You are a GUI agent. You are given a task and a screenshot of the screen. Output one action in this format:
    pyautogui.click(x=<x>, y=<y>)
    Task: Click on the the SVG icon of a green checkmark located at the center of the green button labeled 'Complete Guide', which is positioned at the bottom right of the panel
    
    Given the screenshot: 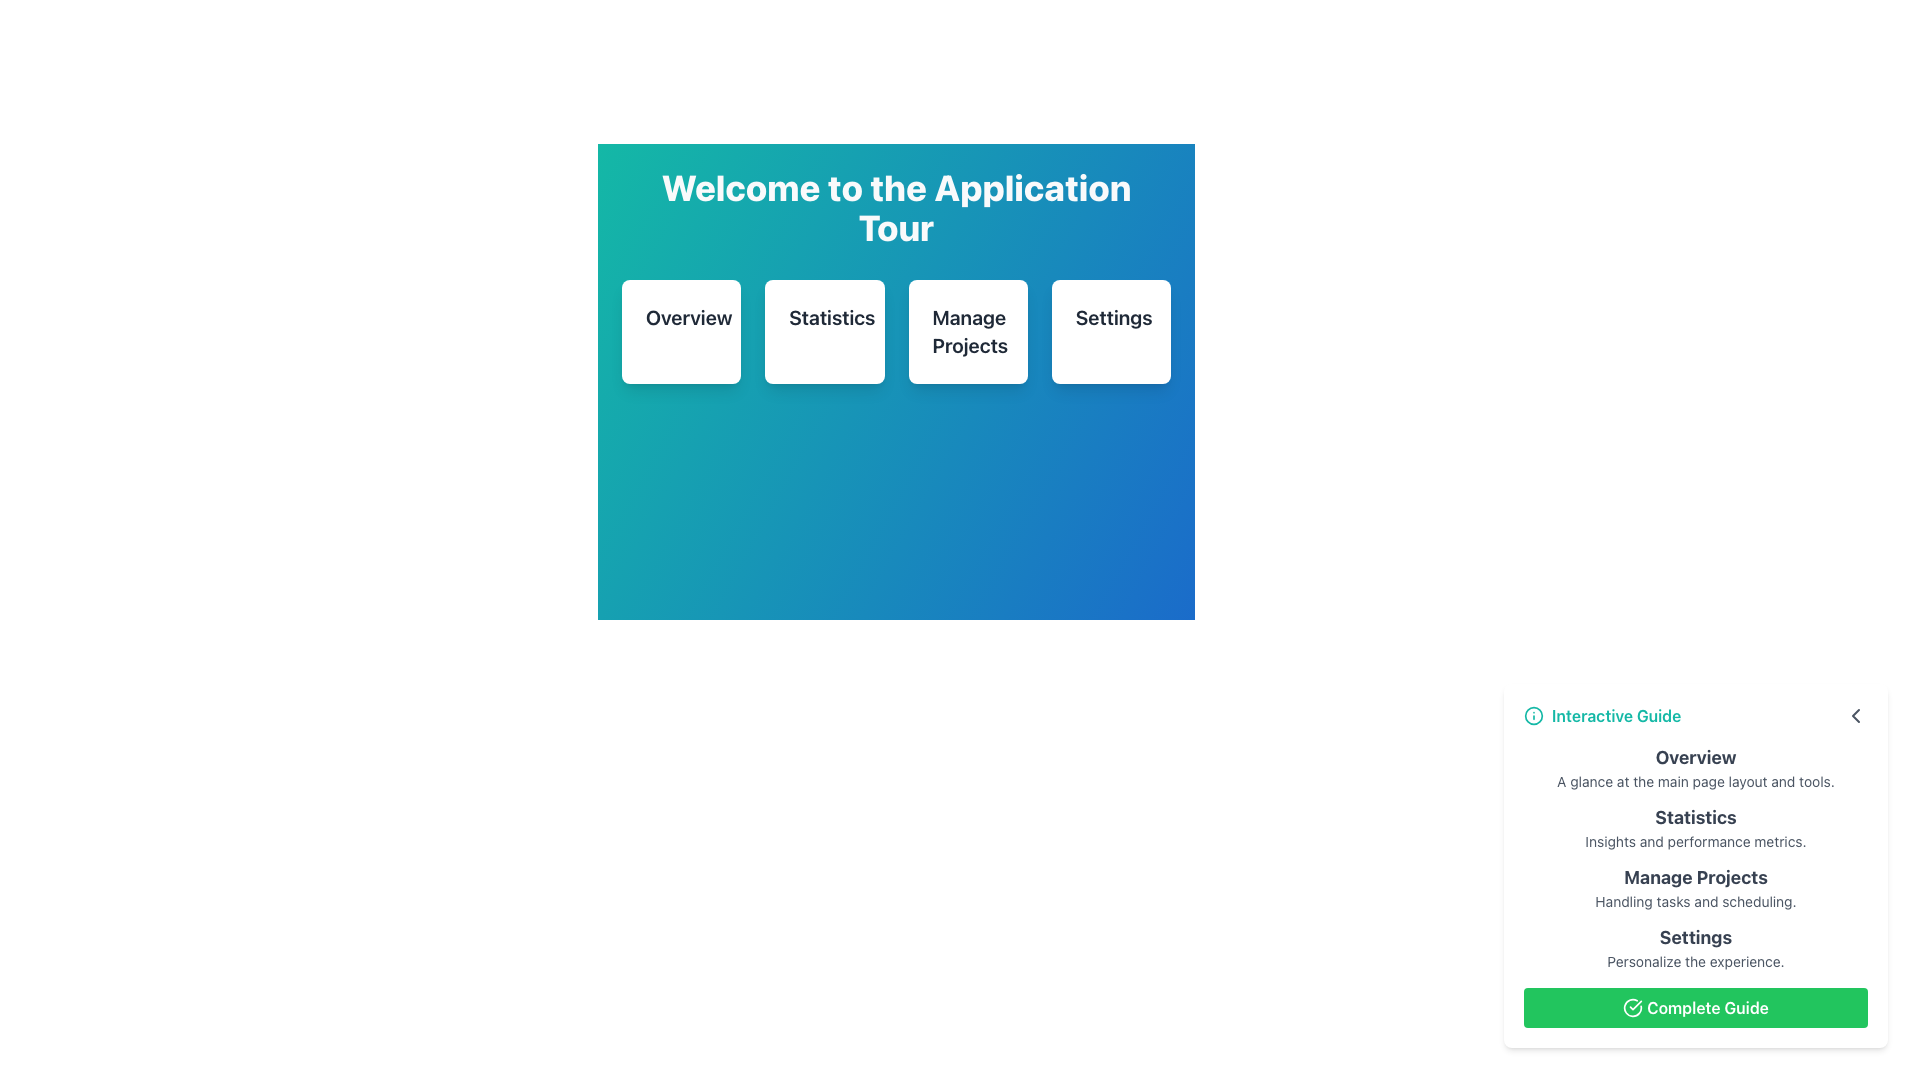 What is the action you would take?
    pyautogui.click(x=1633, y=1007)
    